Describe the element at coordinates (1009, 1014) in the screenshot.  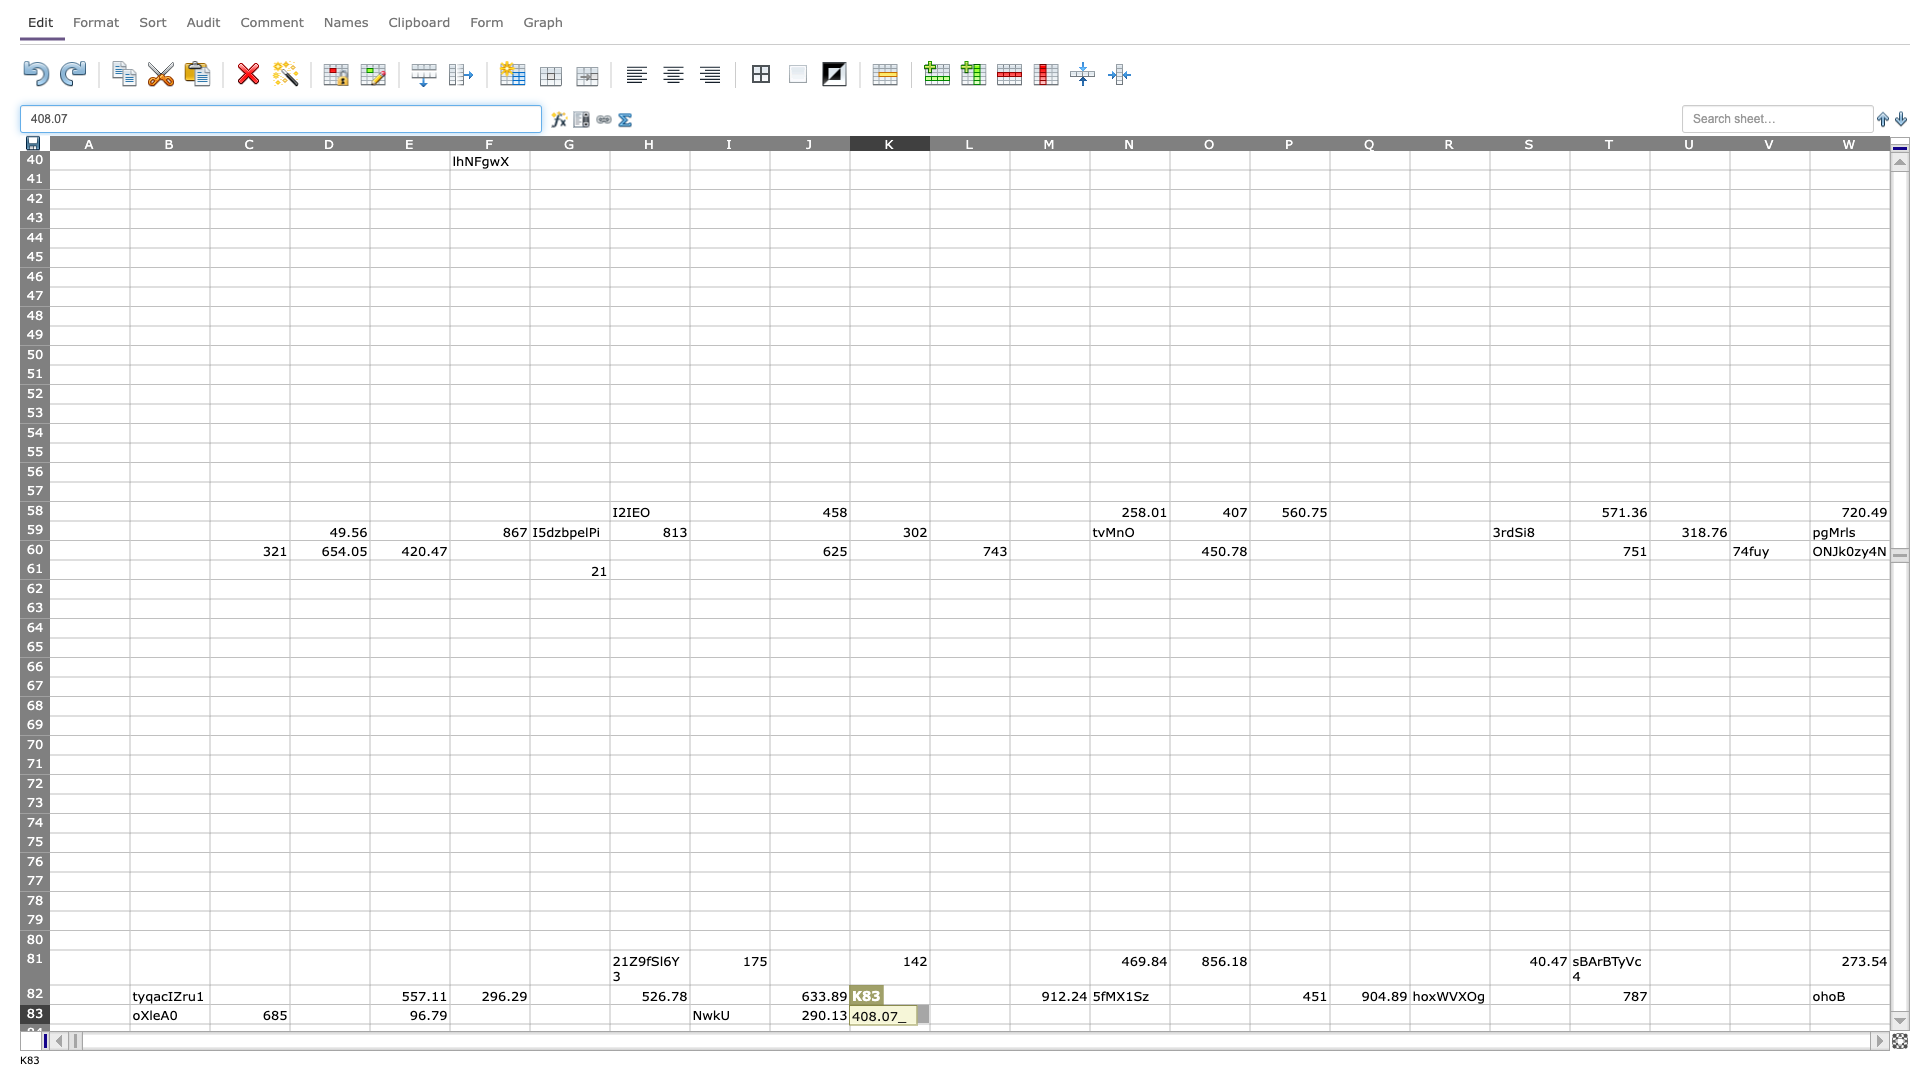
I see `Place cursor on right border of L83` at that location.